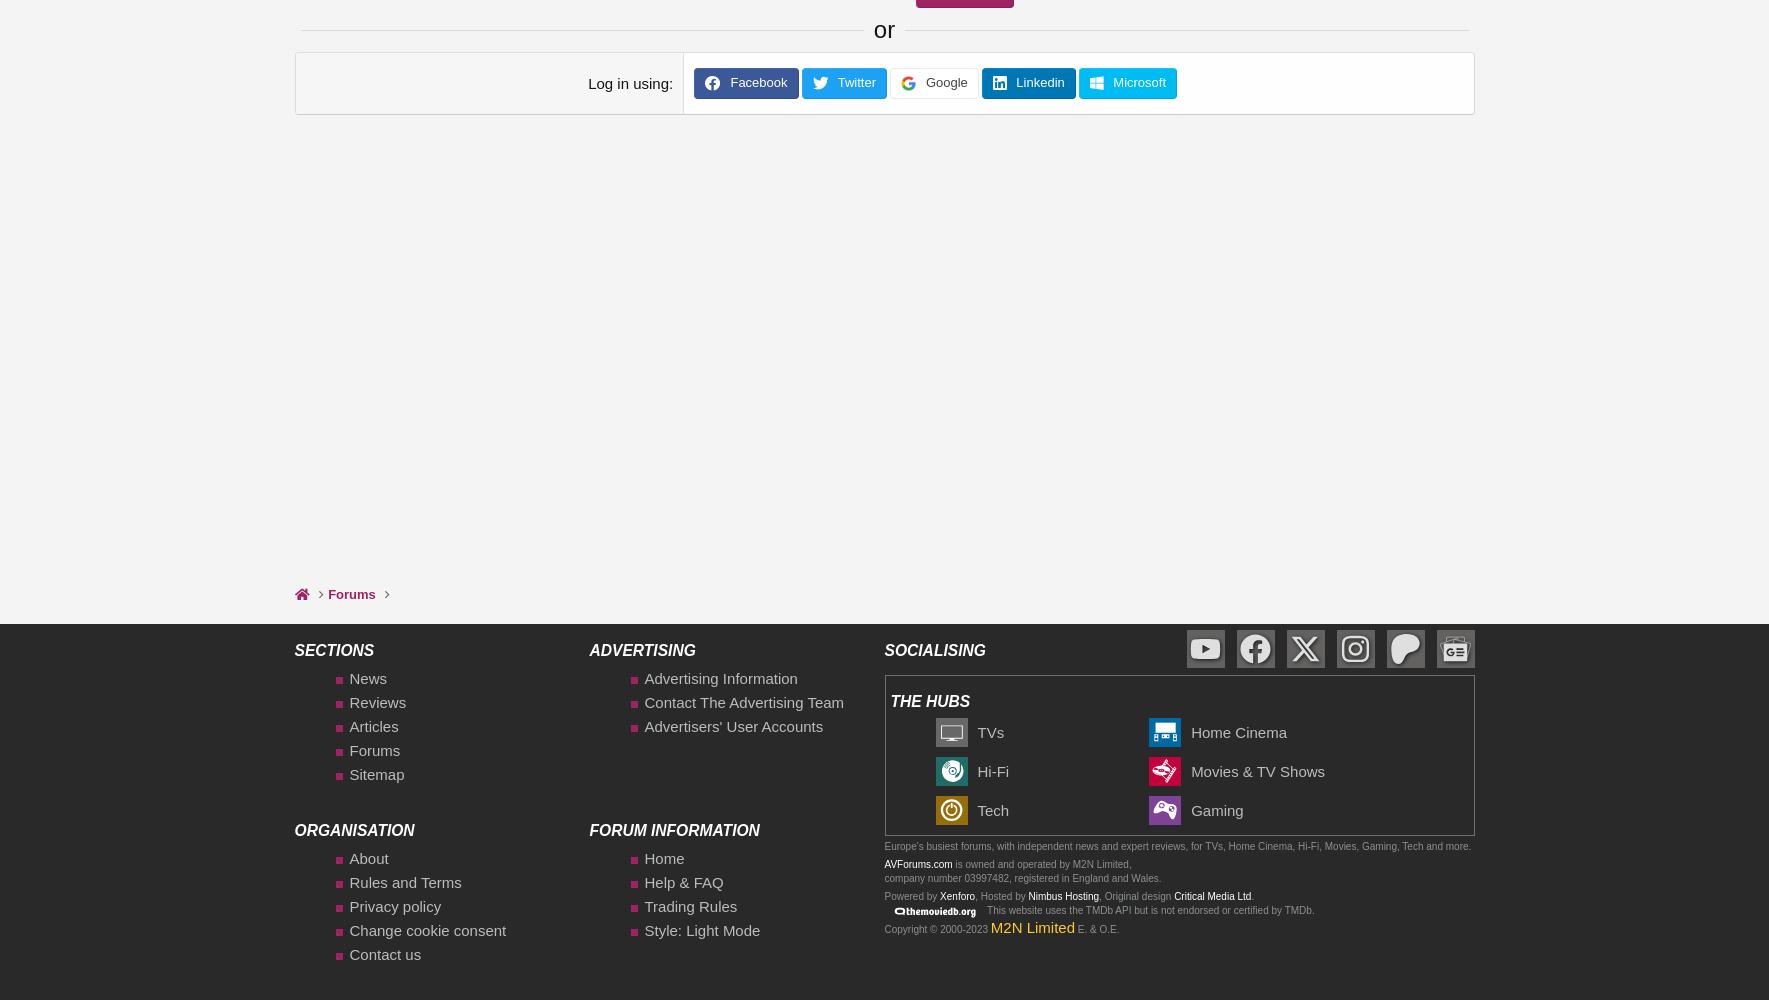 The width and height of the screenshot is (1769, 1000). I want to click on 'Change cookie consent', so click(426, 929).